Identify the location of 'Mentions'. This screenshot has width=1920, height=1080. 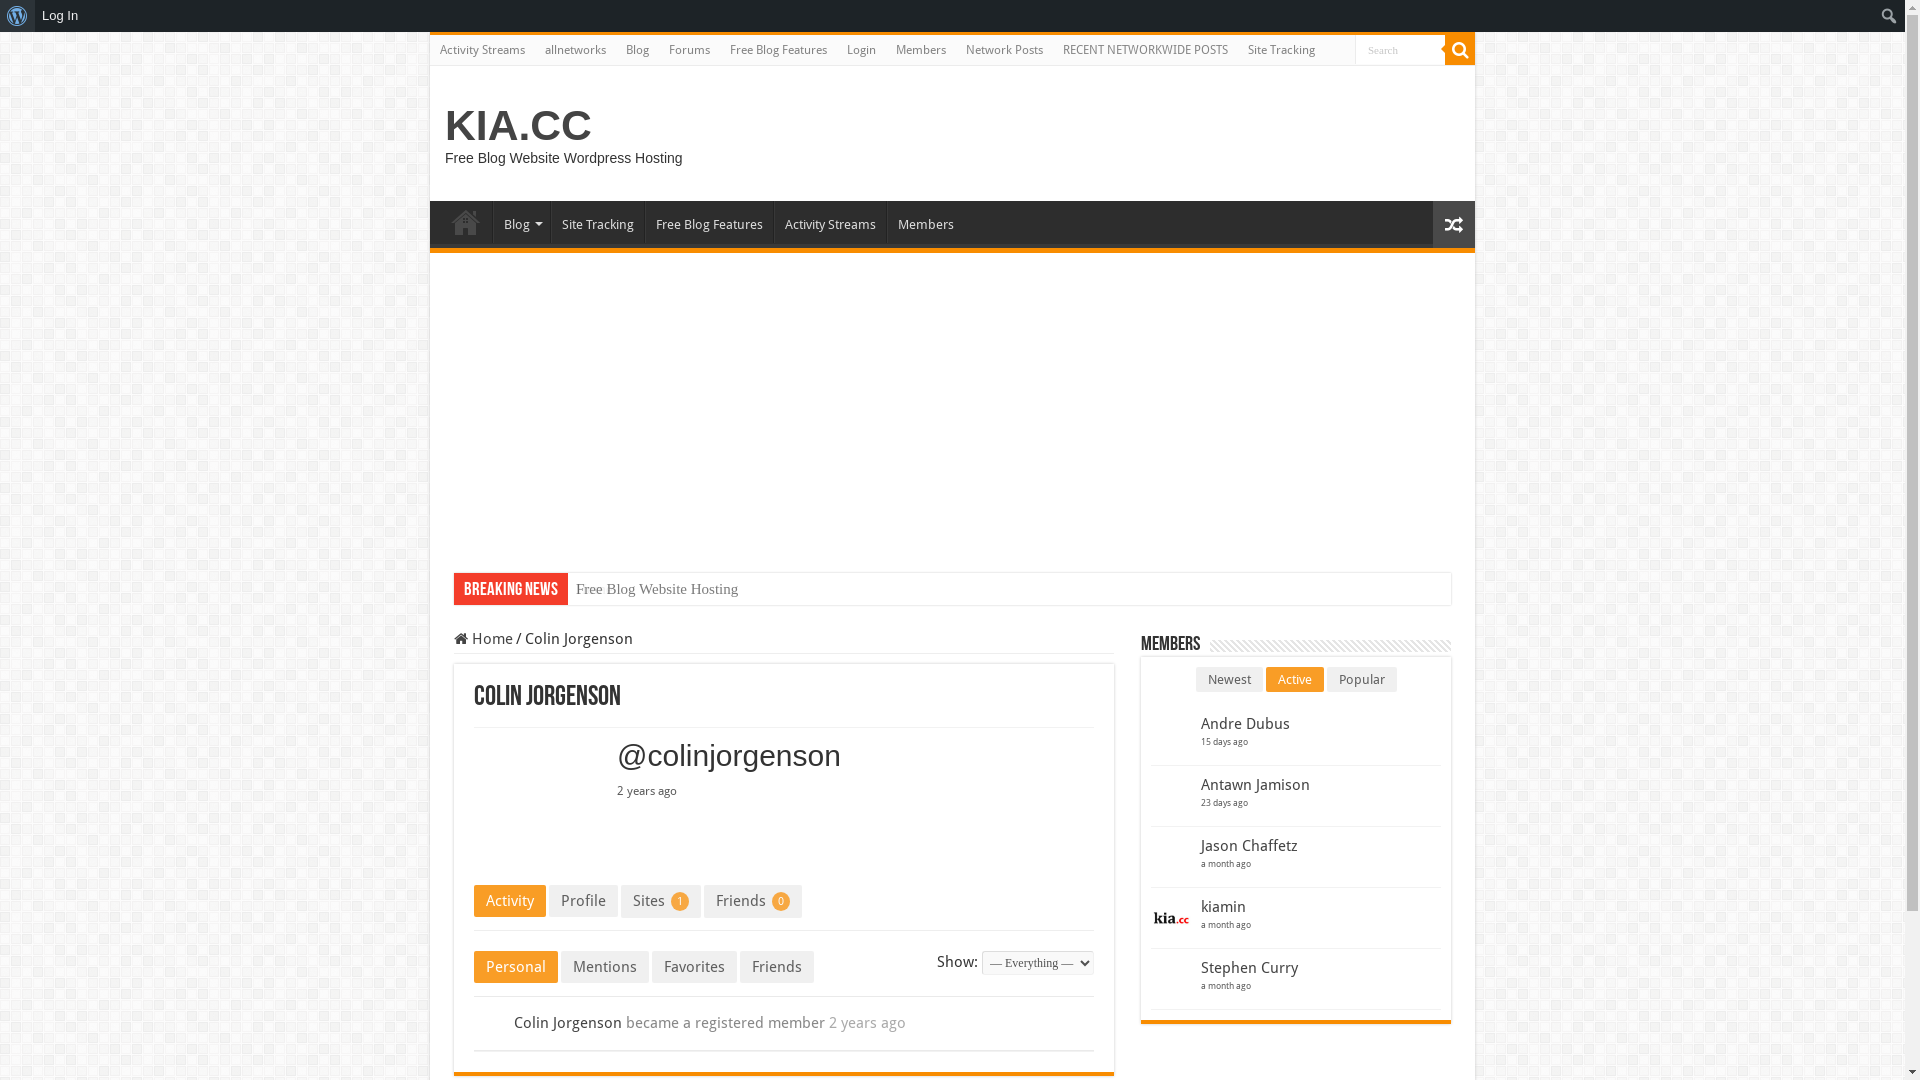
(603, 966).